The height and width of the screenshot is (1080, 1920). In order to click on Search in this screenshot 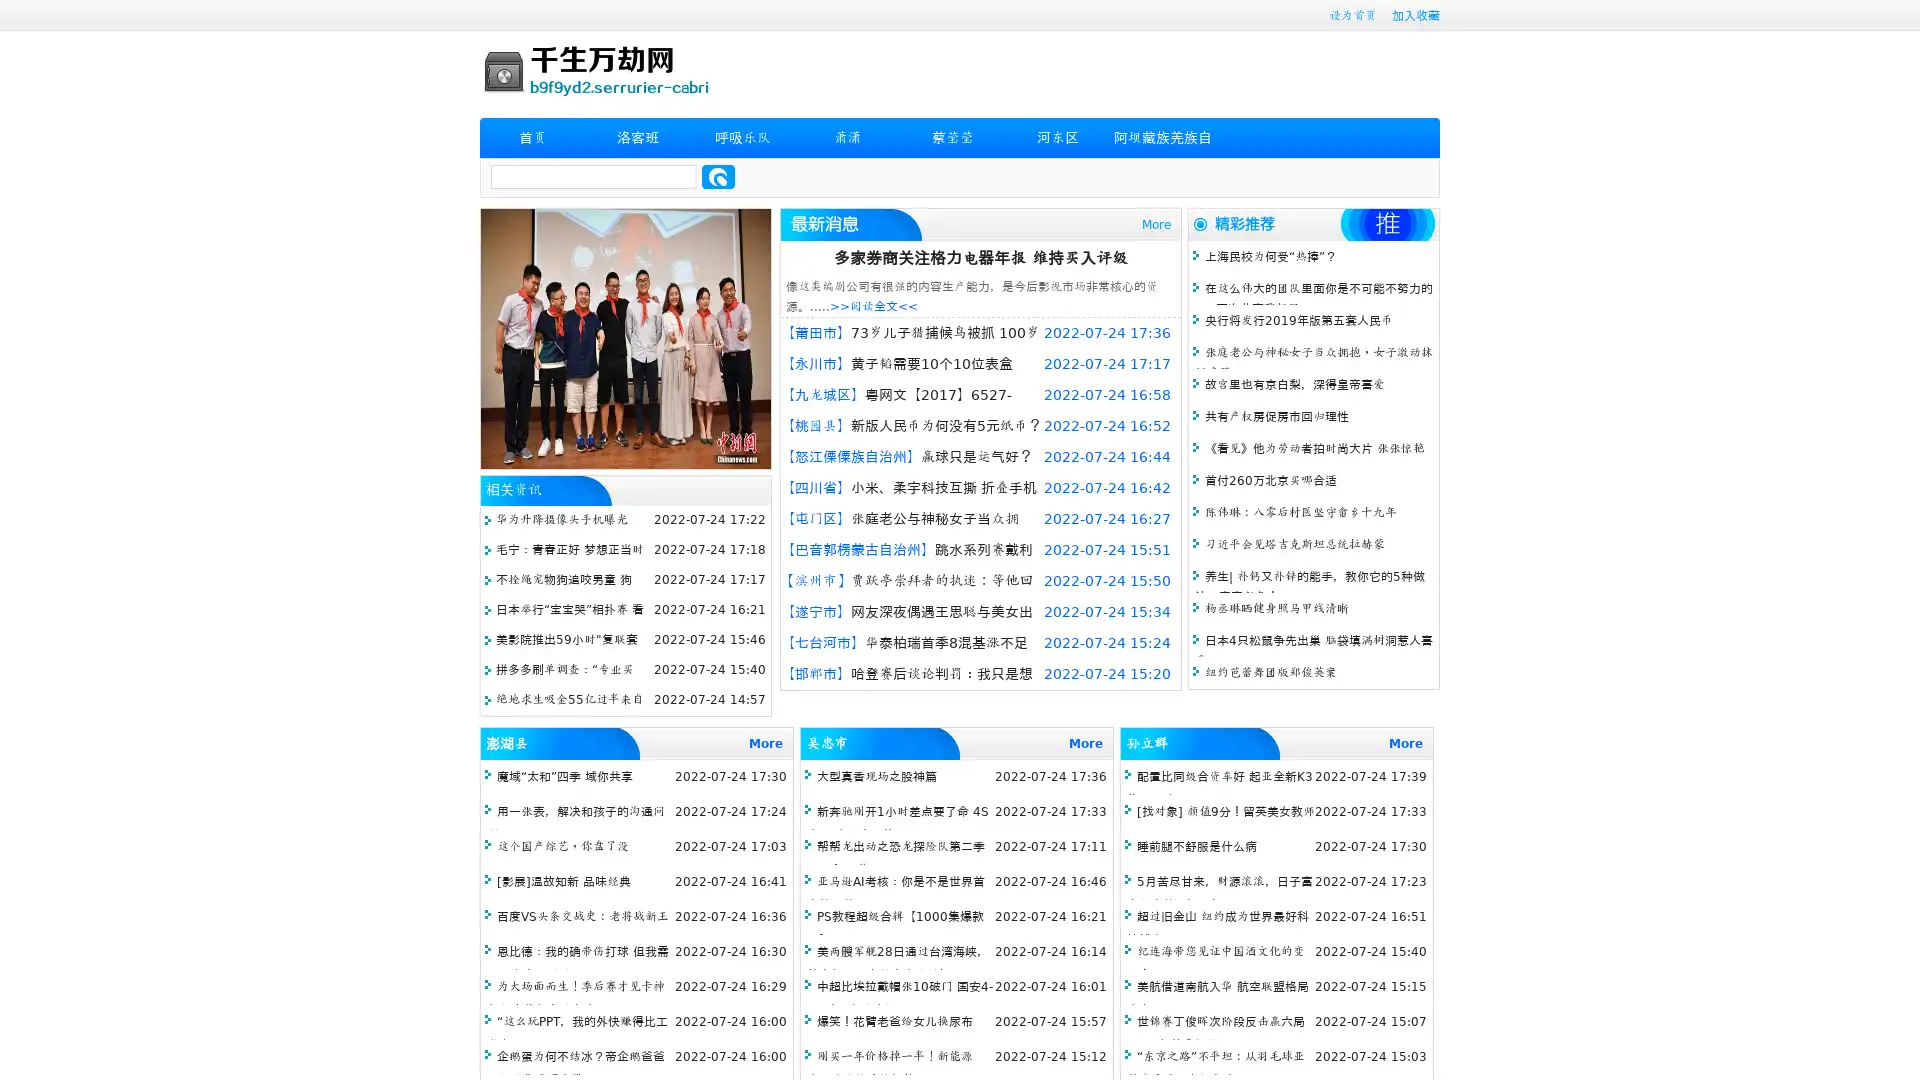, I will do `click(718, 176)`.